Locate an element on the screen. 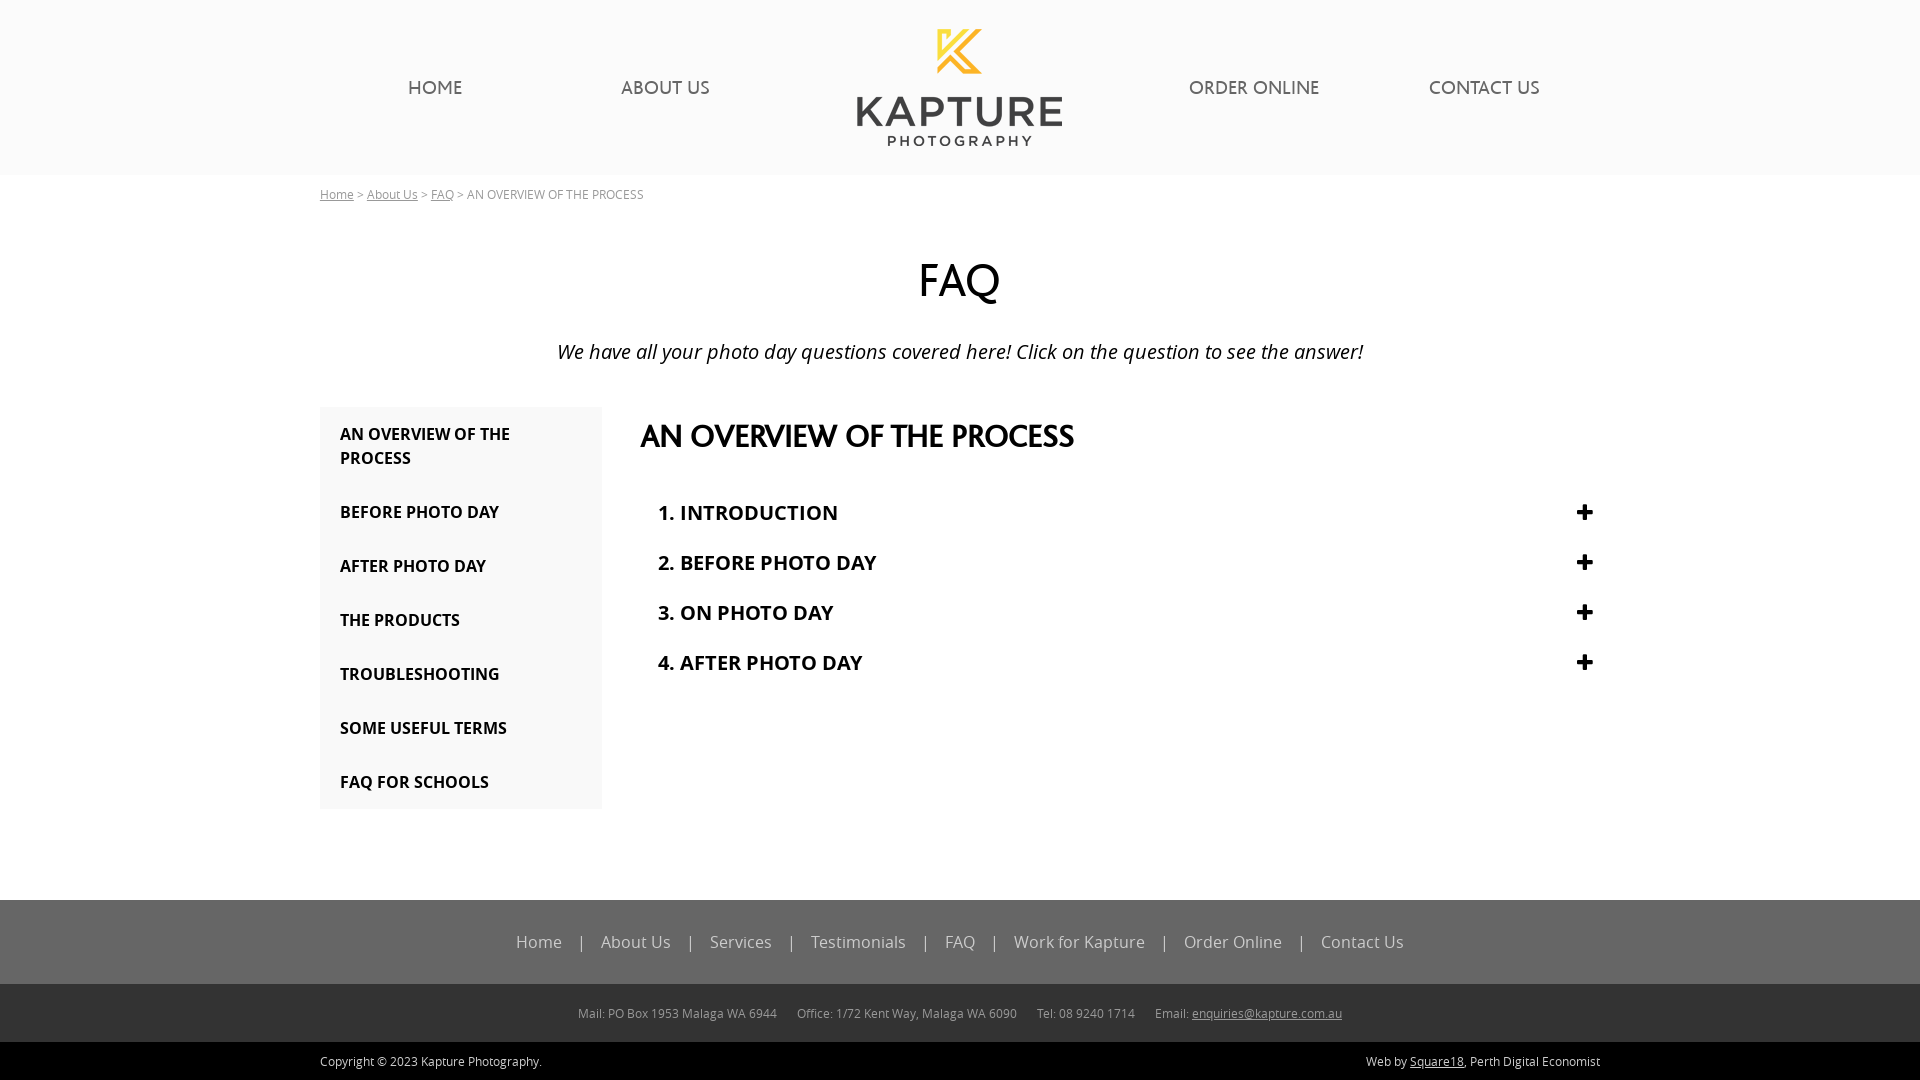  'Work for Kapture' is located at coordinates (1078, 941).